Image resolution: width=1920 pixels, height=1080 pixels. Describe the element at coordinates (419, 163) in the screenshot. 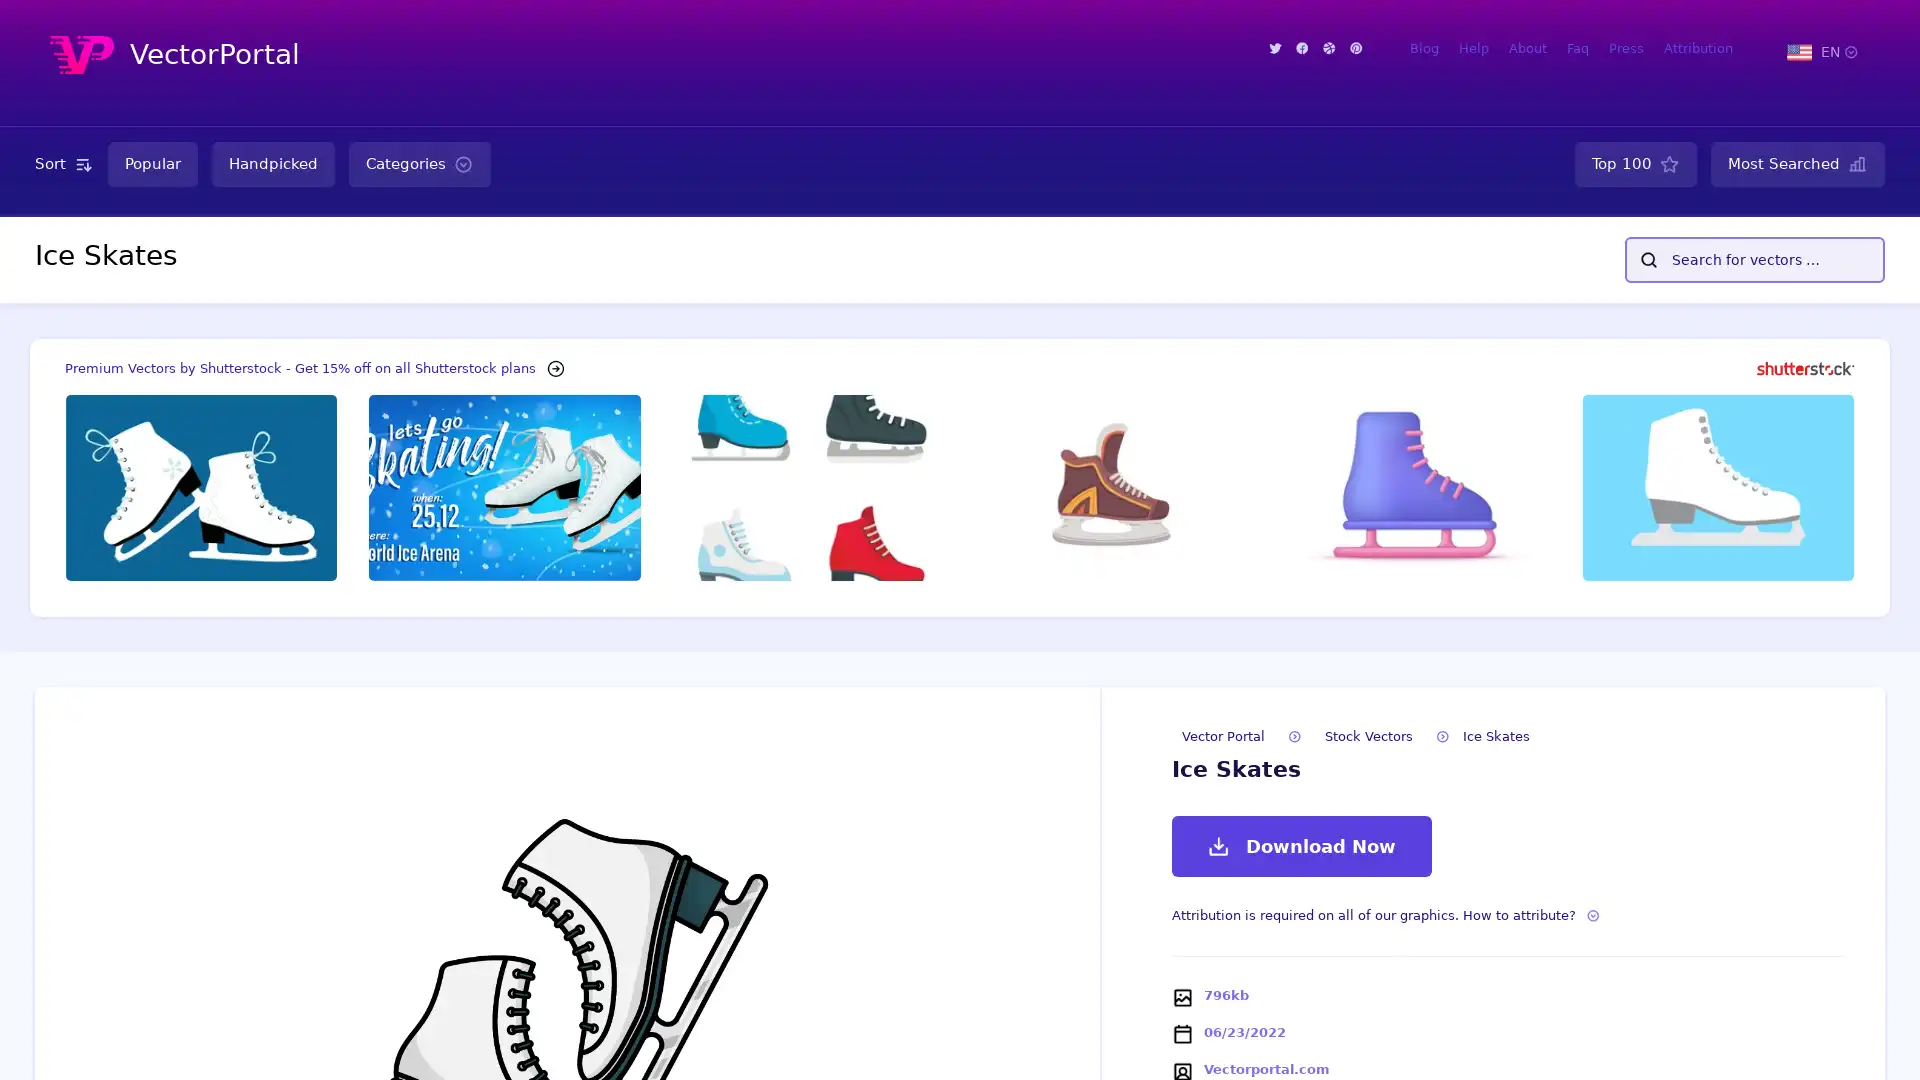

I see `Categories` at that location.